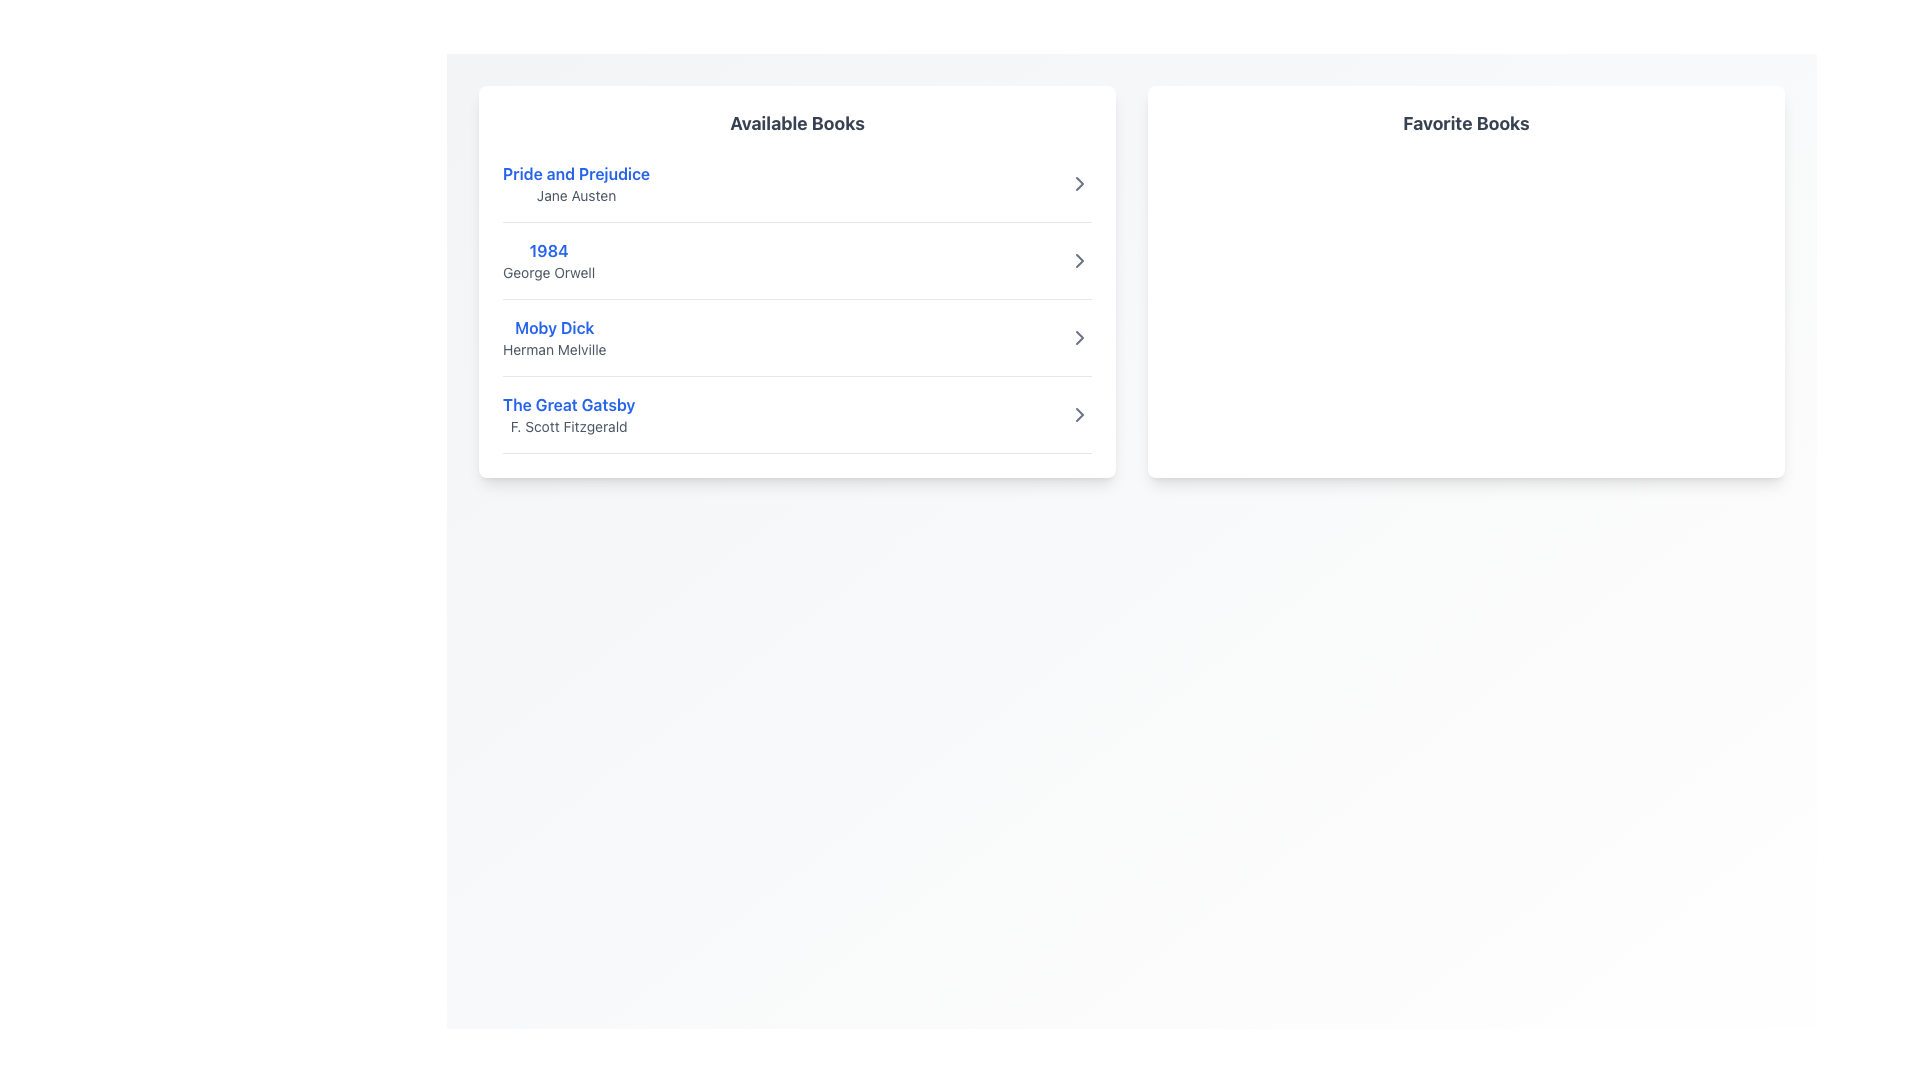 The image size is (1920, 1080). What do you see at coordinates (554, 326) in the screenshot?
I see `text label 'Moby Dick' which is styled bold and blue, making it appear as a clickable link within the 'Available Books' section` at bounding box center [554, 326].